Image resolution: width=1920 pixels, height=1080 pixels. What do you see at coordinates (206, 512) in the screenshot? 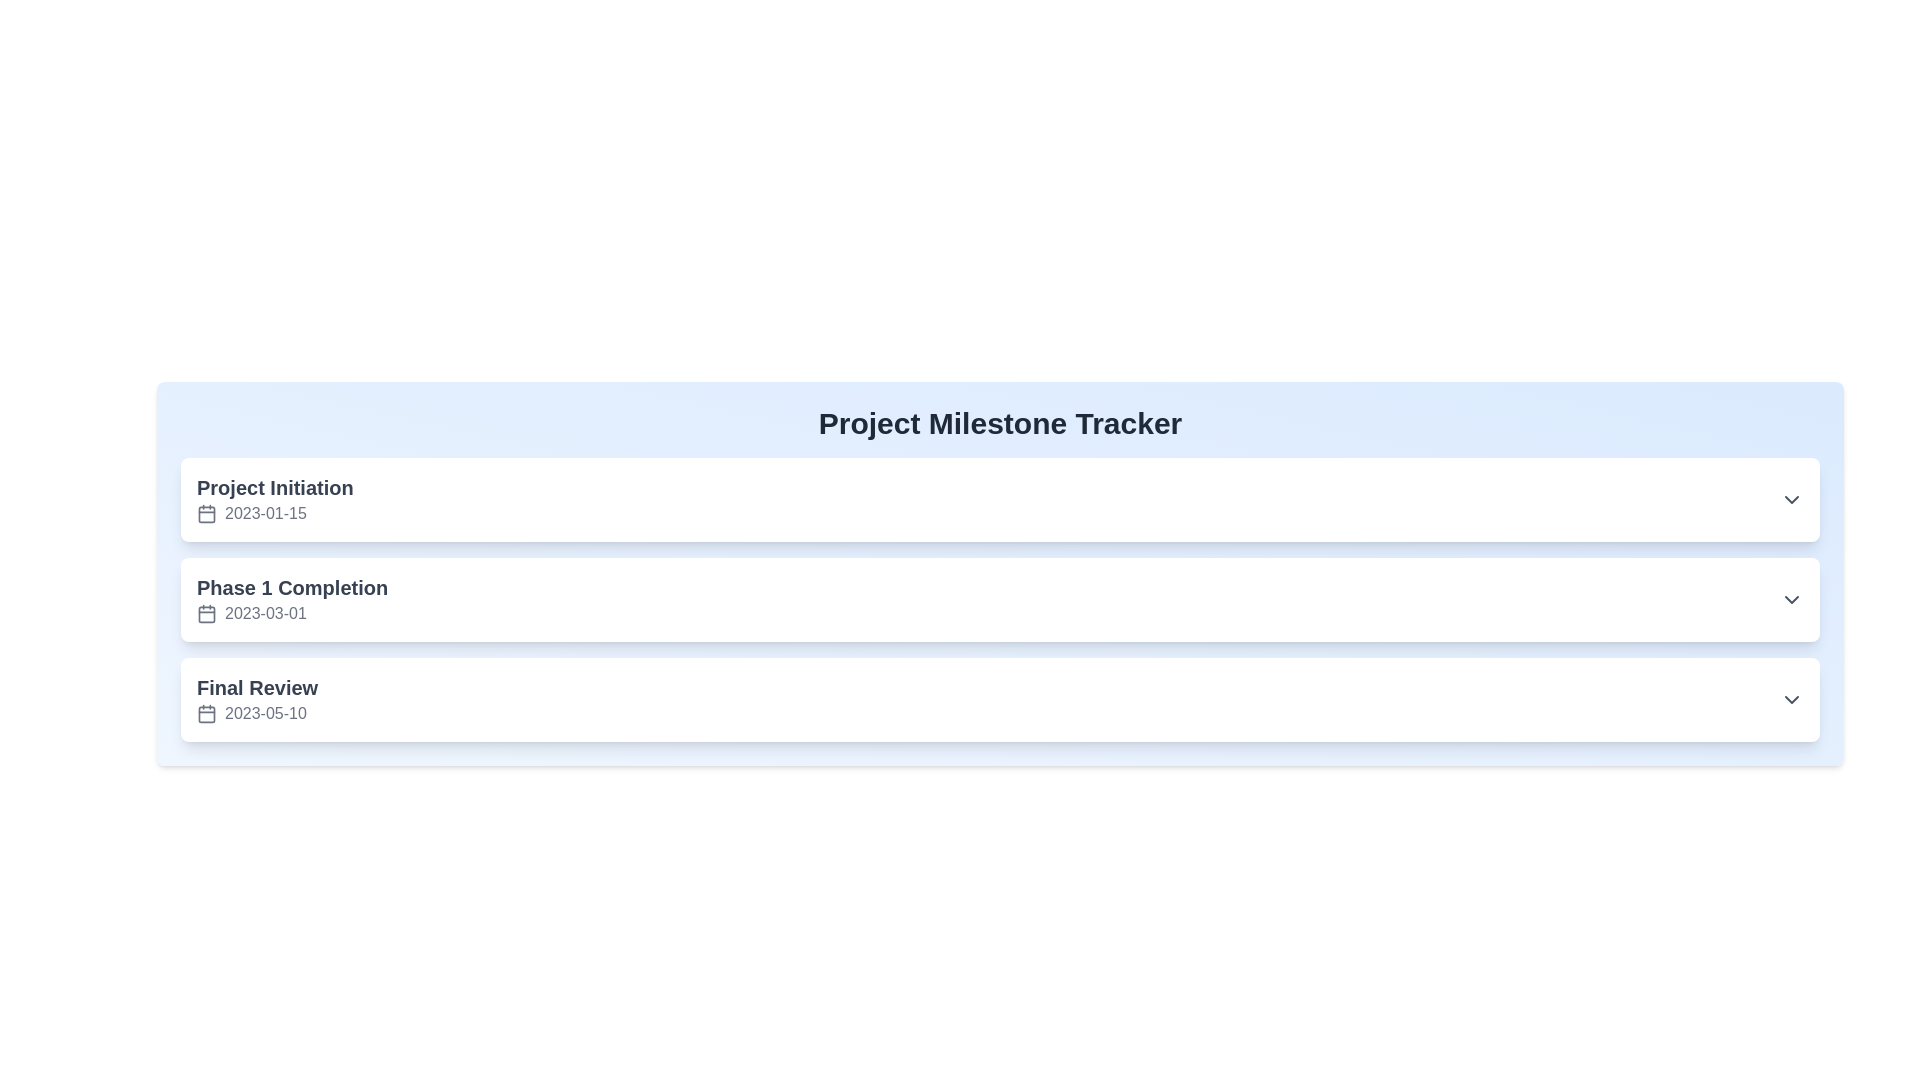
I see `the Icon component of the calendar icon representing the date '2023-01-15' under the 'Project Initiation' milestone` at bounding box center [206, 512].